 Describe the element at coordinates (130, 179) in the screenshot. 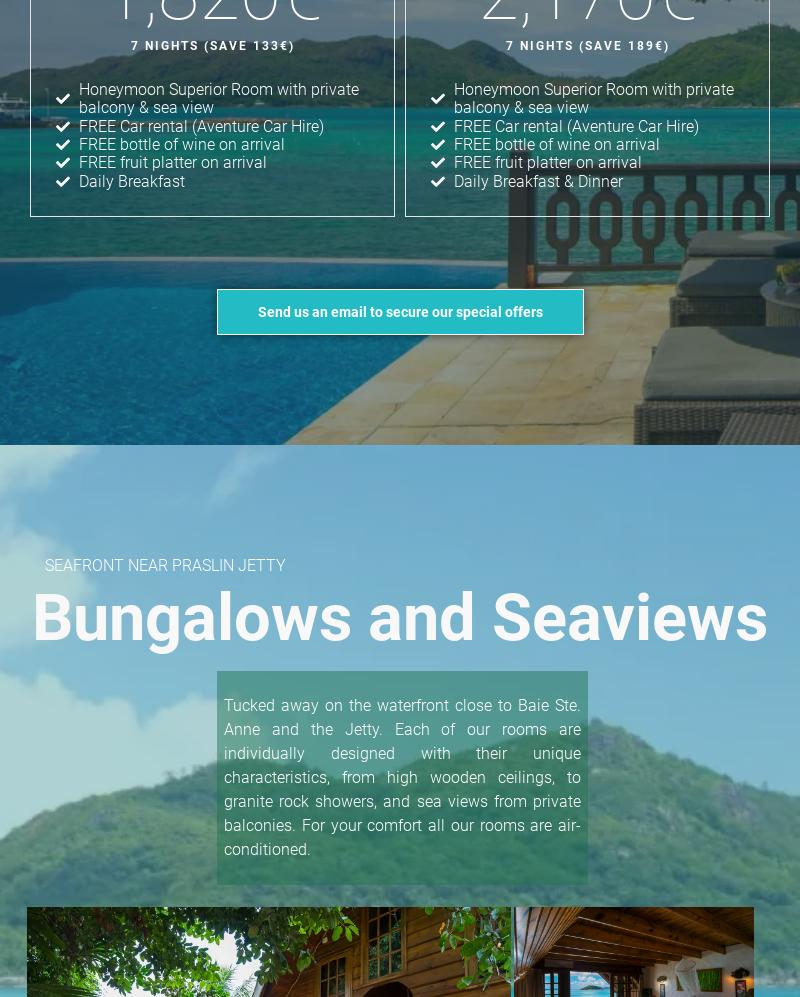

I see `'Daily Breakfast'` at that location.